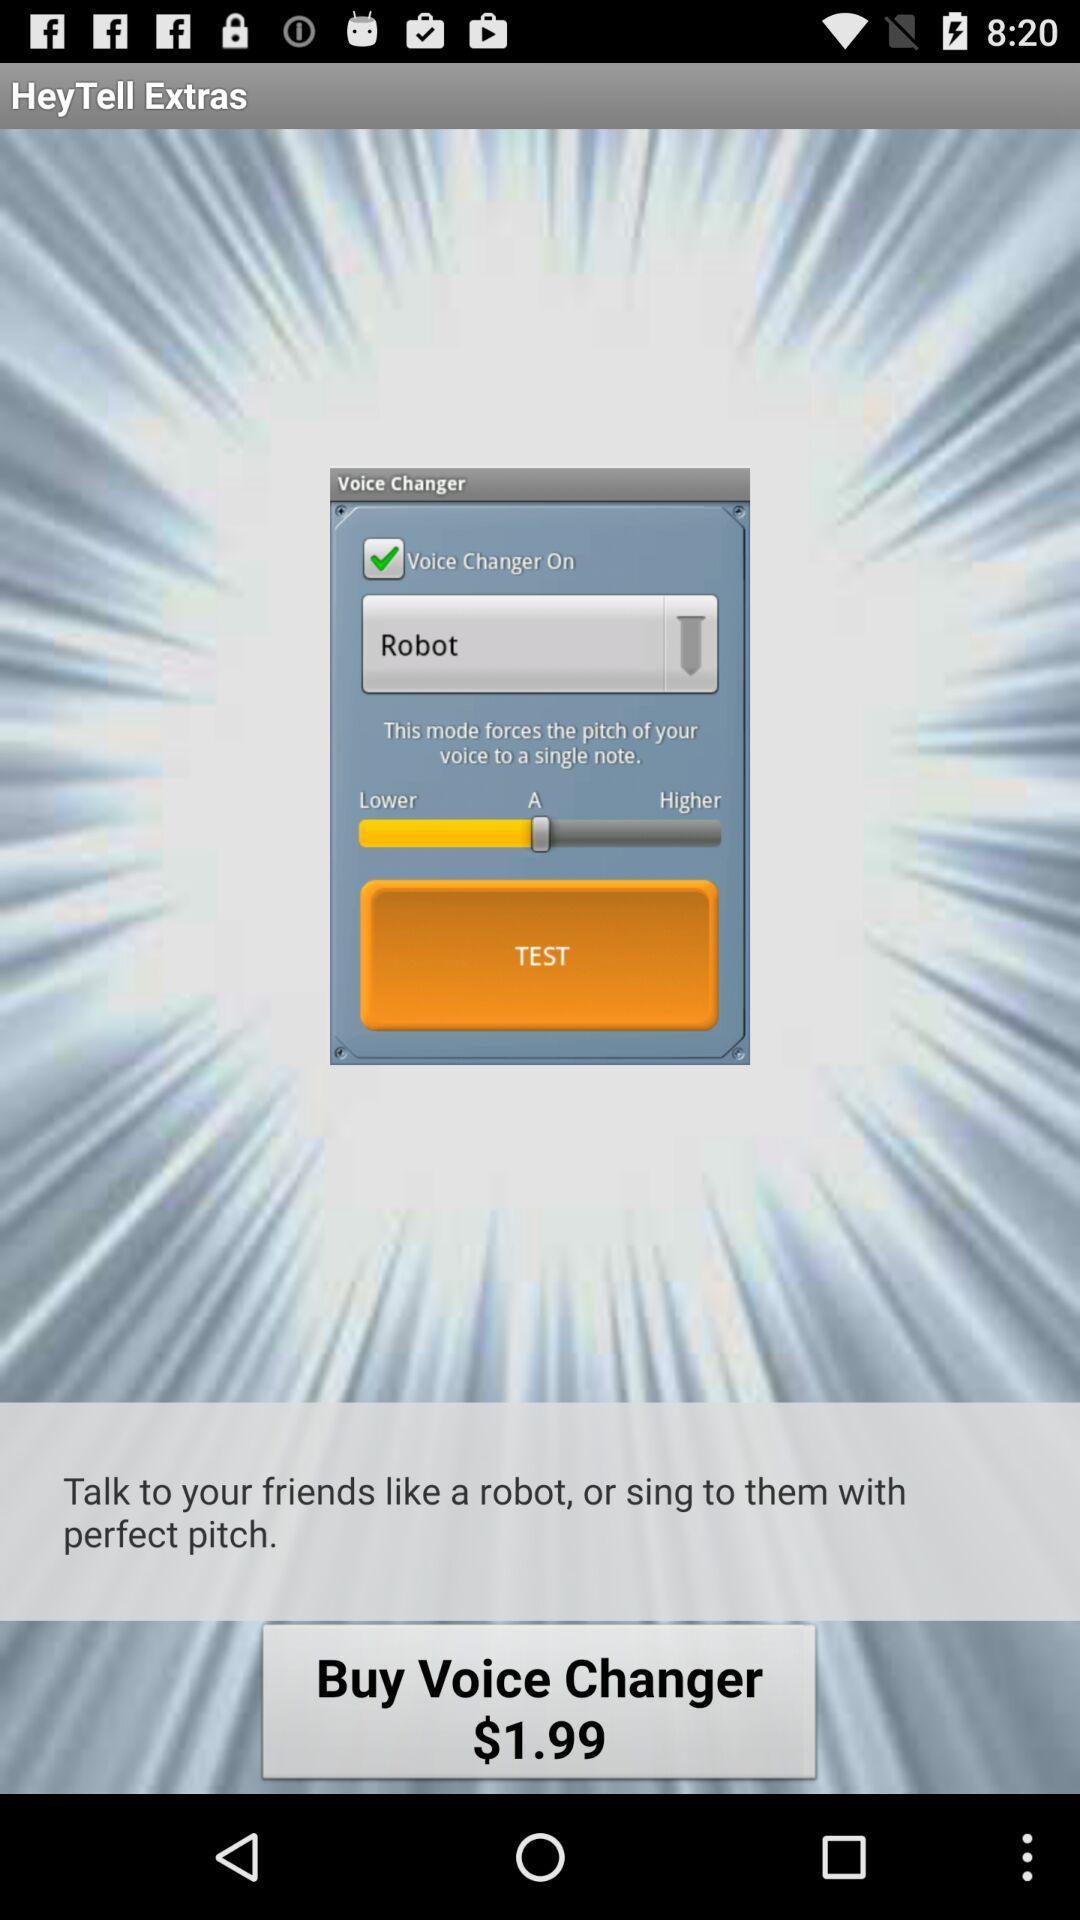  Describe the element at coordinates (538, 1706) in the screenshot. I see `the buy voice changer item` at that location.